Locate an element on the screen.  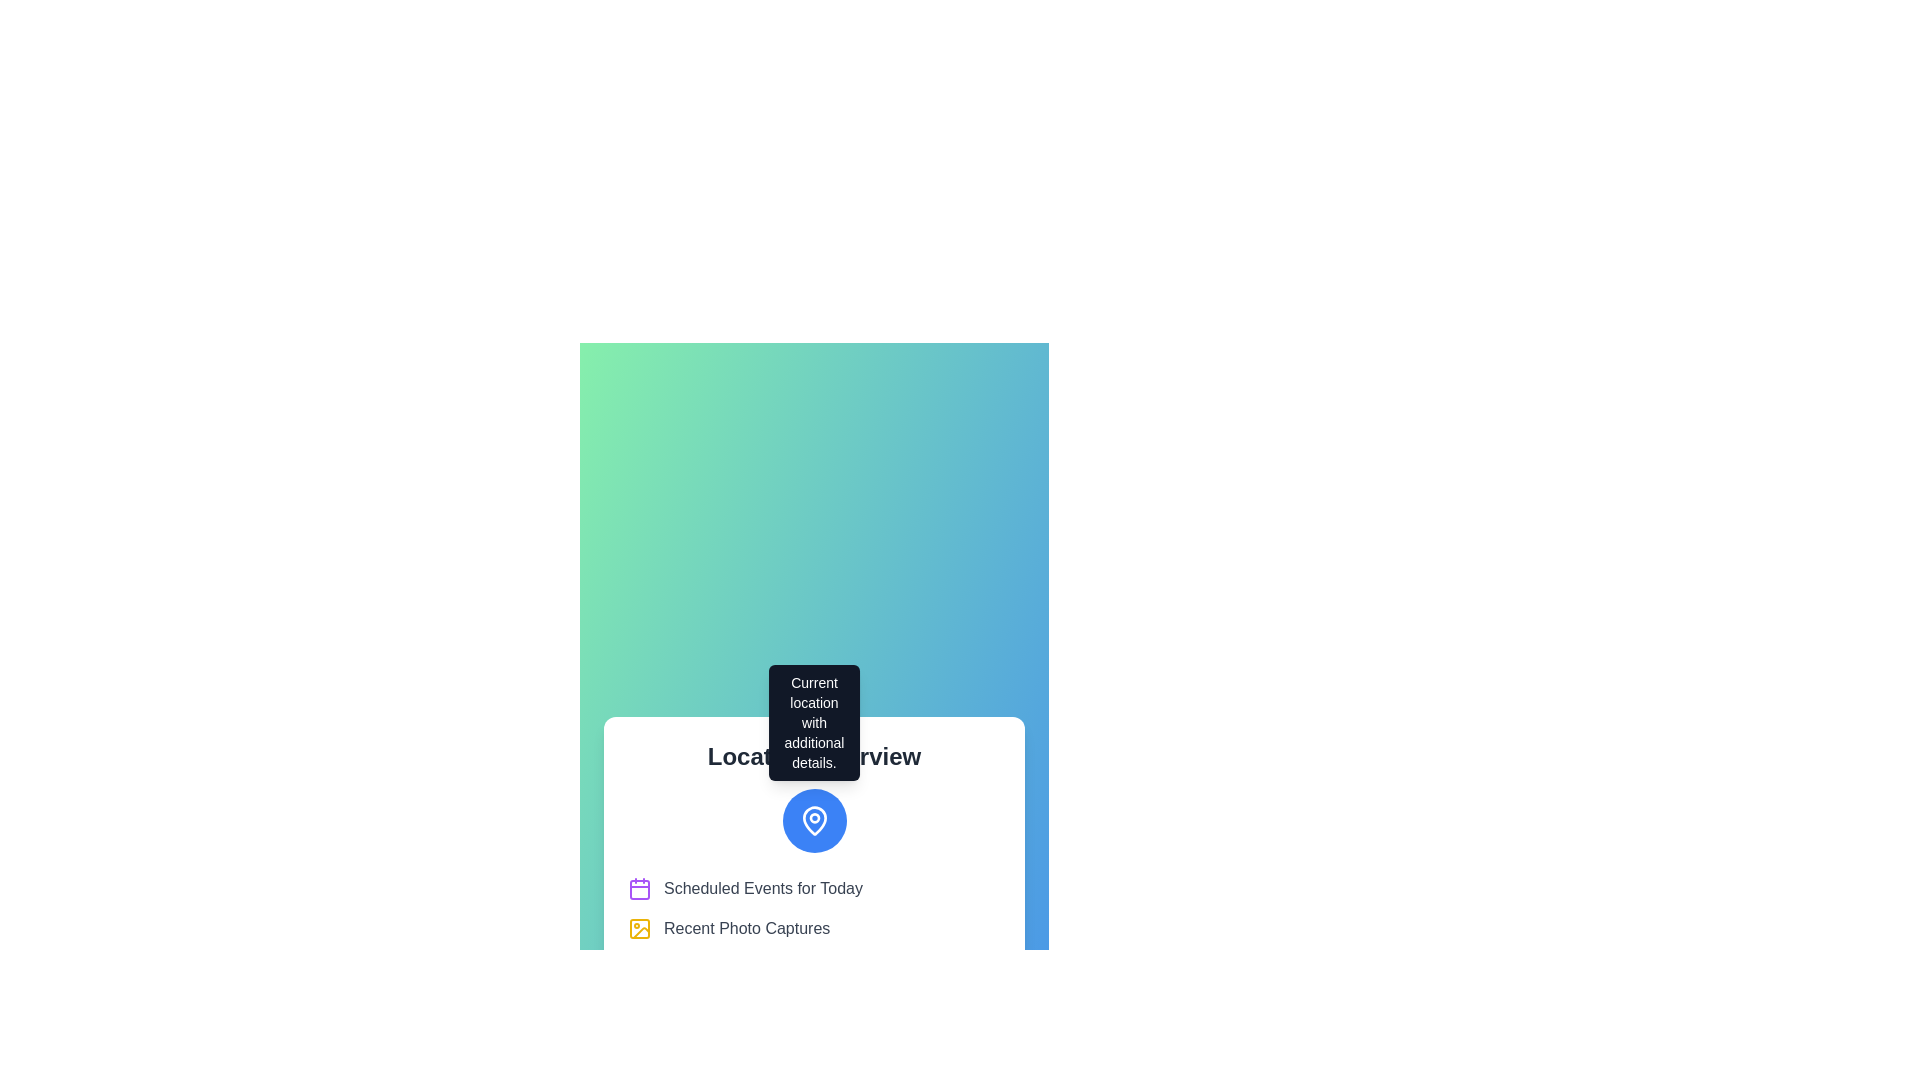
the informative label indicating features related is located at coordinates (814, 929).